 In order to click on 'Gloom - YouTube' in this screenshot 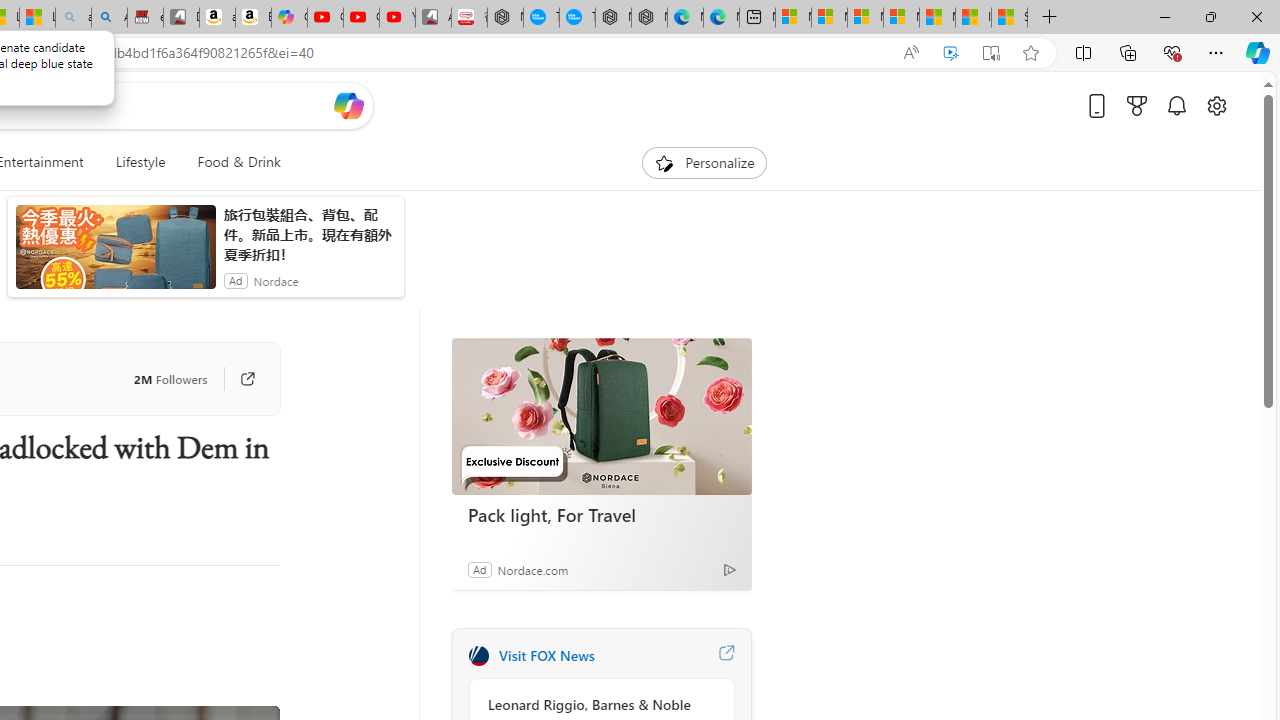, I will do `click(361, 17)`.